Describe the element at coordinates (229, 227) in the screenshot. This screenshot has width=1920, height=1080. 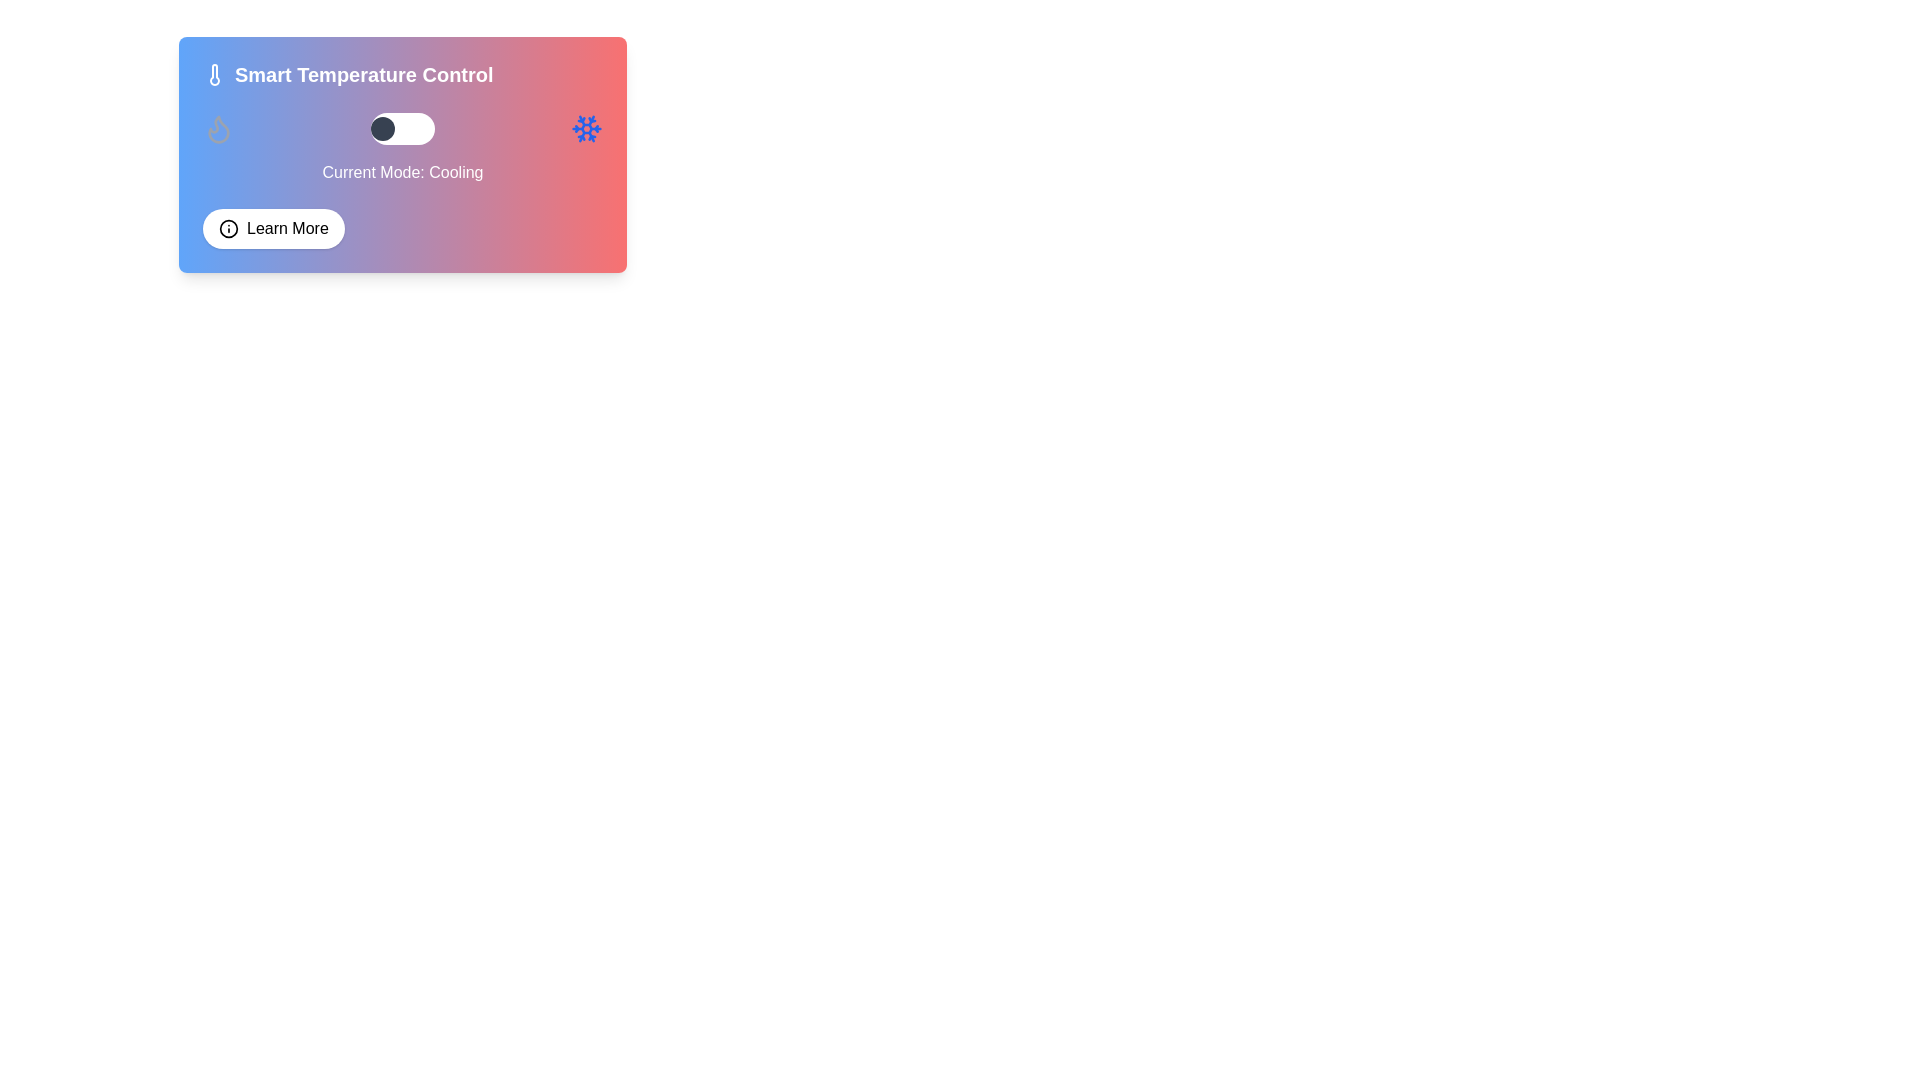
I see `the icon located to the left of the text 'Learn More' inside the button at the lower left part of the card component` at that location.